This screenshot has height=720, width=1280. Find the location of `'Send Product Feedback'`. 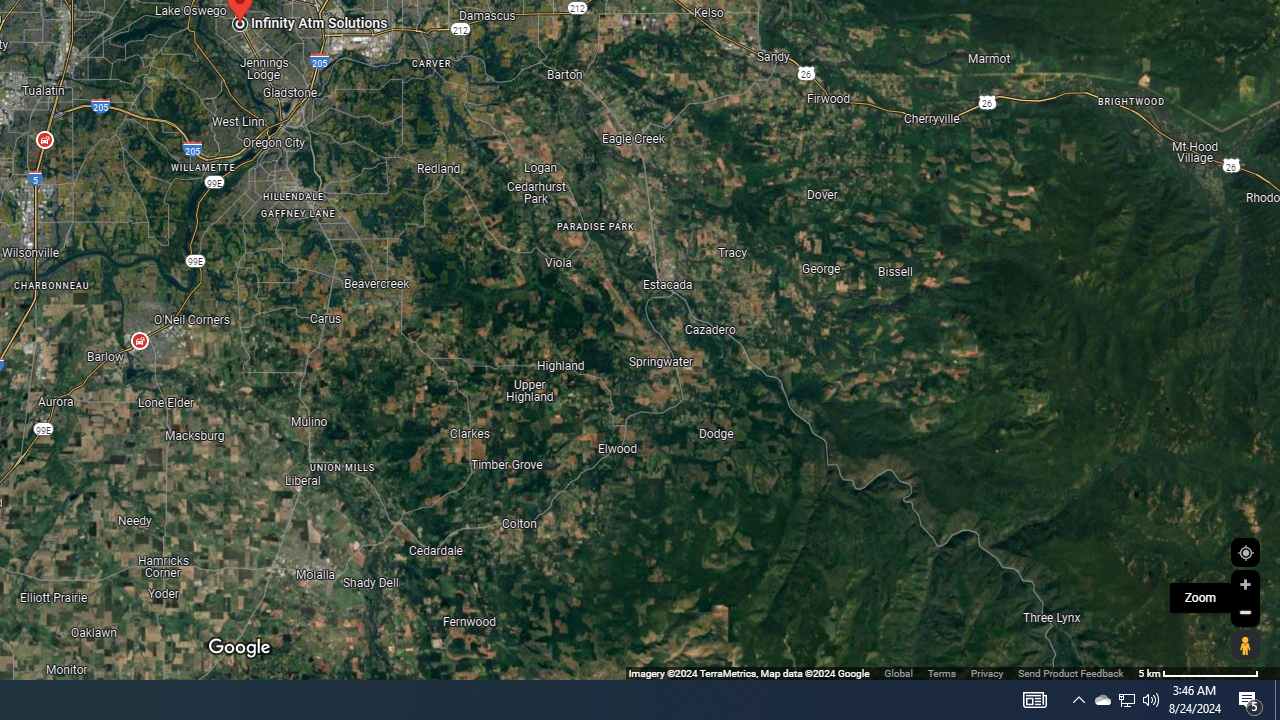

'Send Product Feedback' is located at coordinates (1069, 673).